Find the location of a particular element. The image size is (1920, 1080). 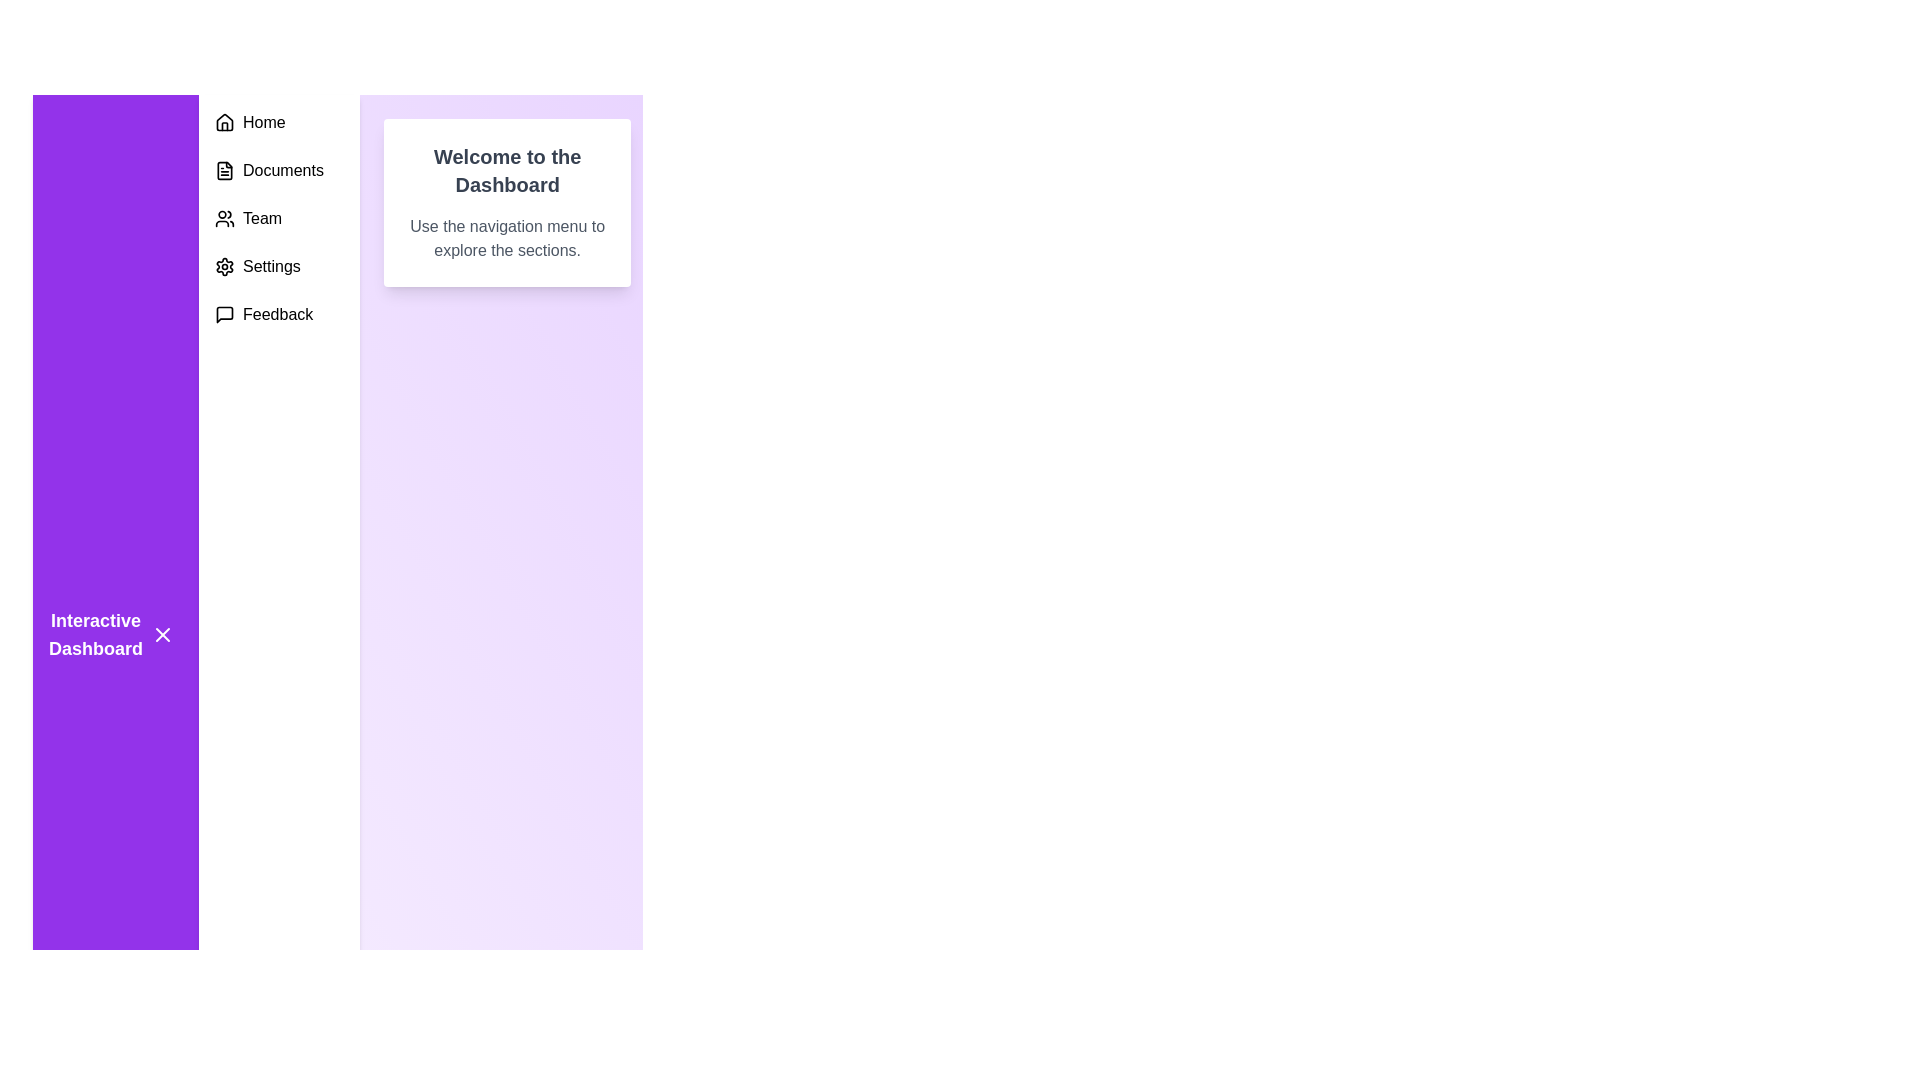

the house icon located in the vertical navigation bar, positioned just above the text 'Home' as a visual indicator is located at coordinates (225, 123).